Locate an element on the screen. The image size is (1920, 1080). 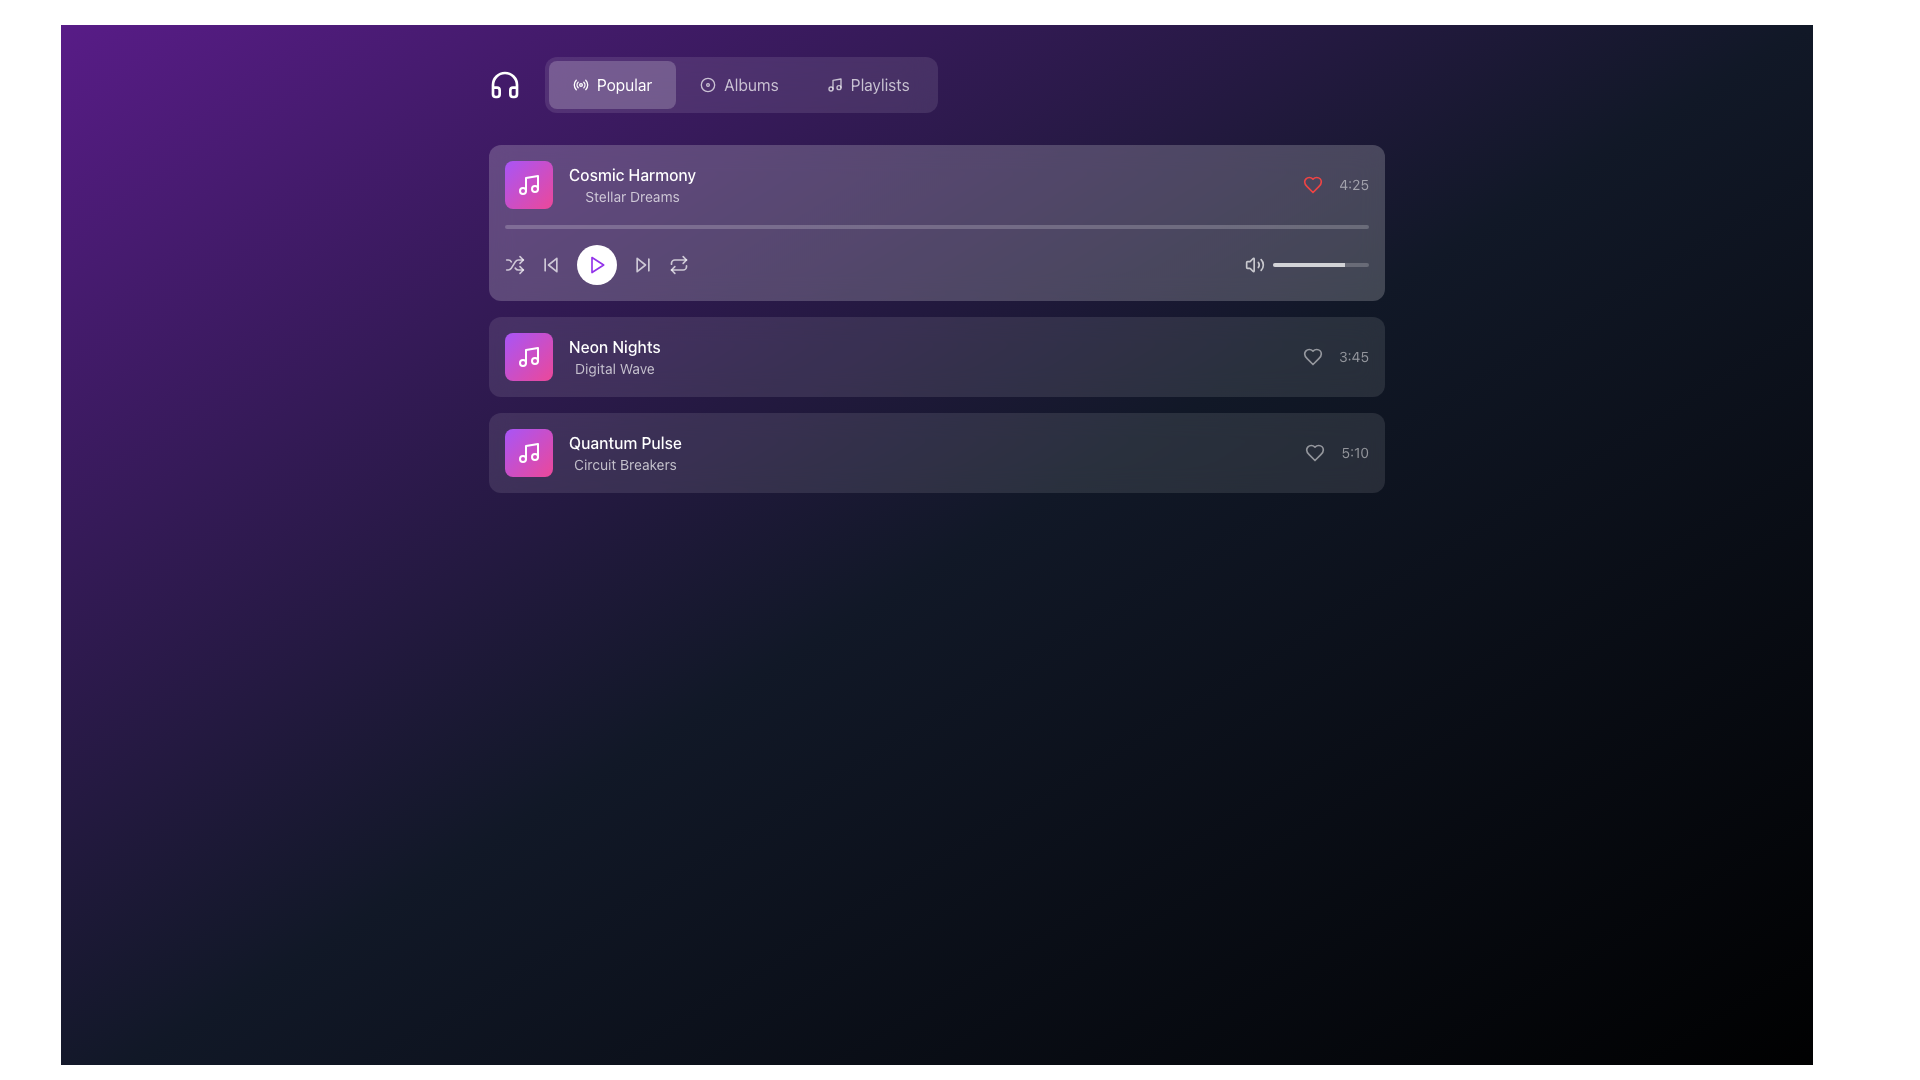
the 'Albums' button, which is a horizontally-aligned button with a light font label and a circular icon, positioned between 'Popular' and 'Playlists' is located at coordinates (738, 83).